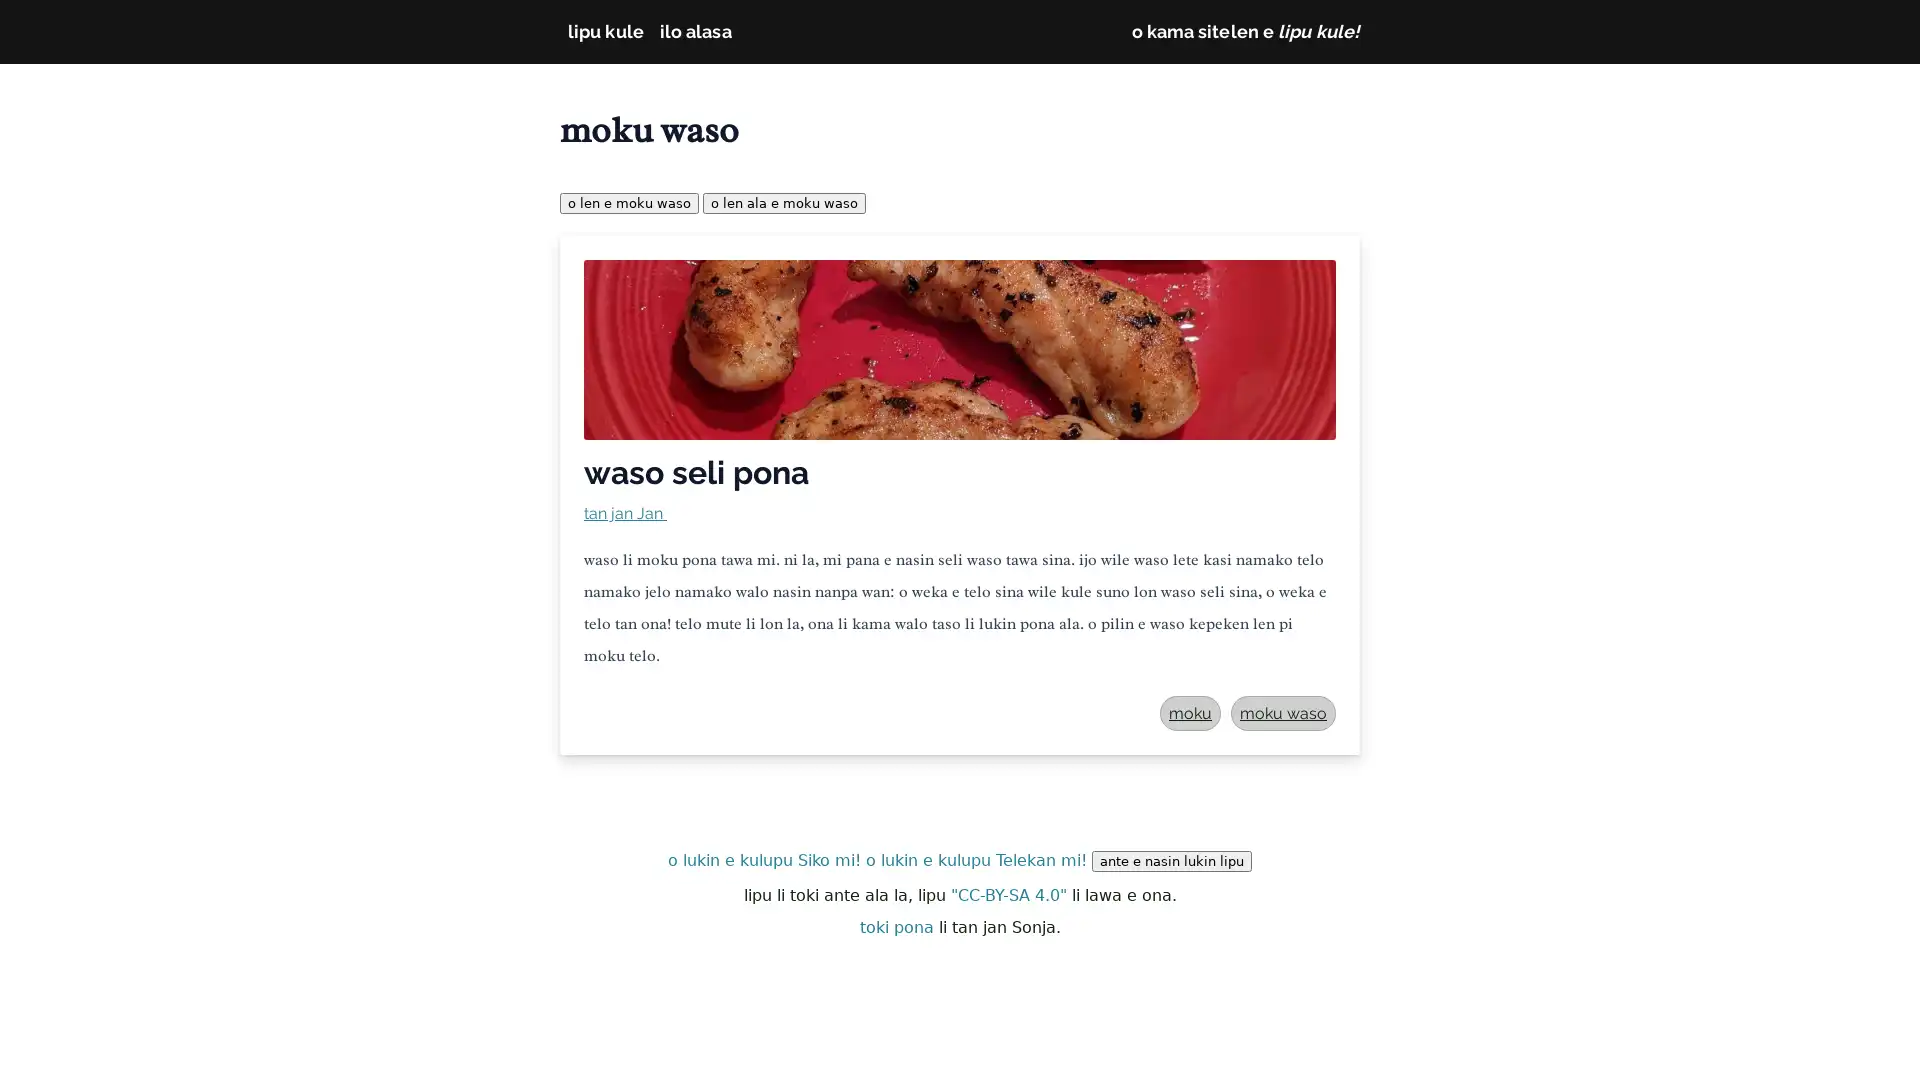  I want to click on o len e moku waso, so click(628, 203).